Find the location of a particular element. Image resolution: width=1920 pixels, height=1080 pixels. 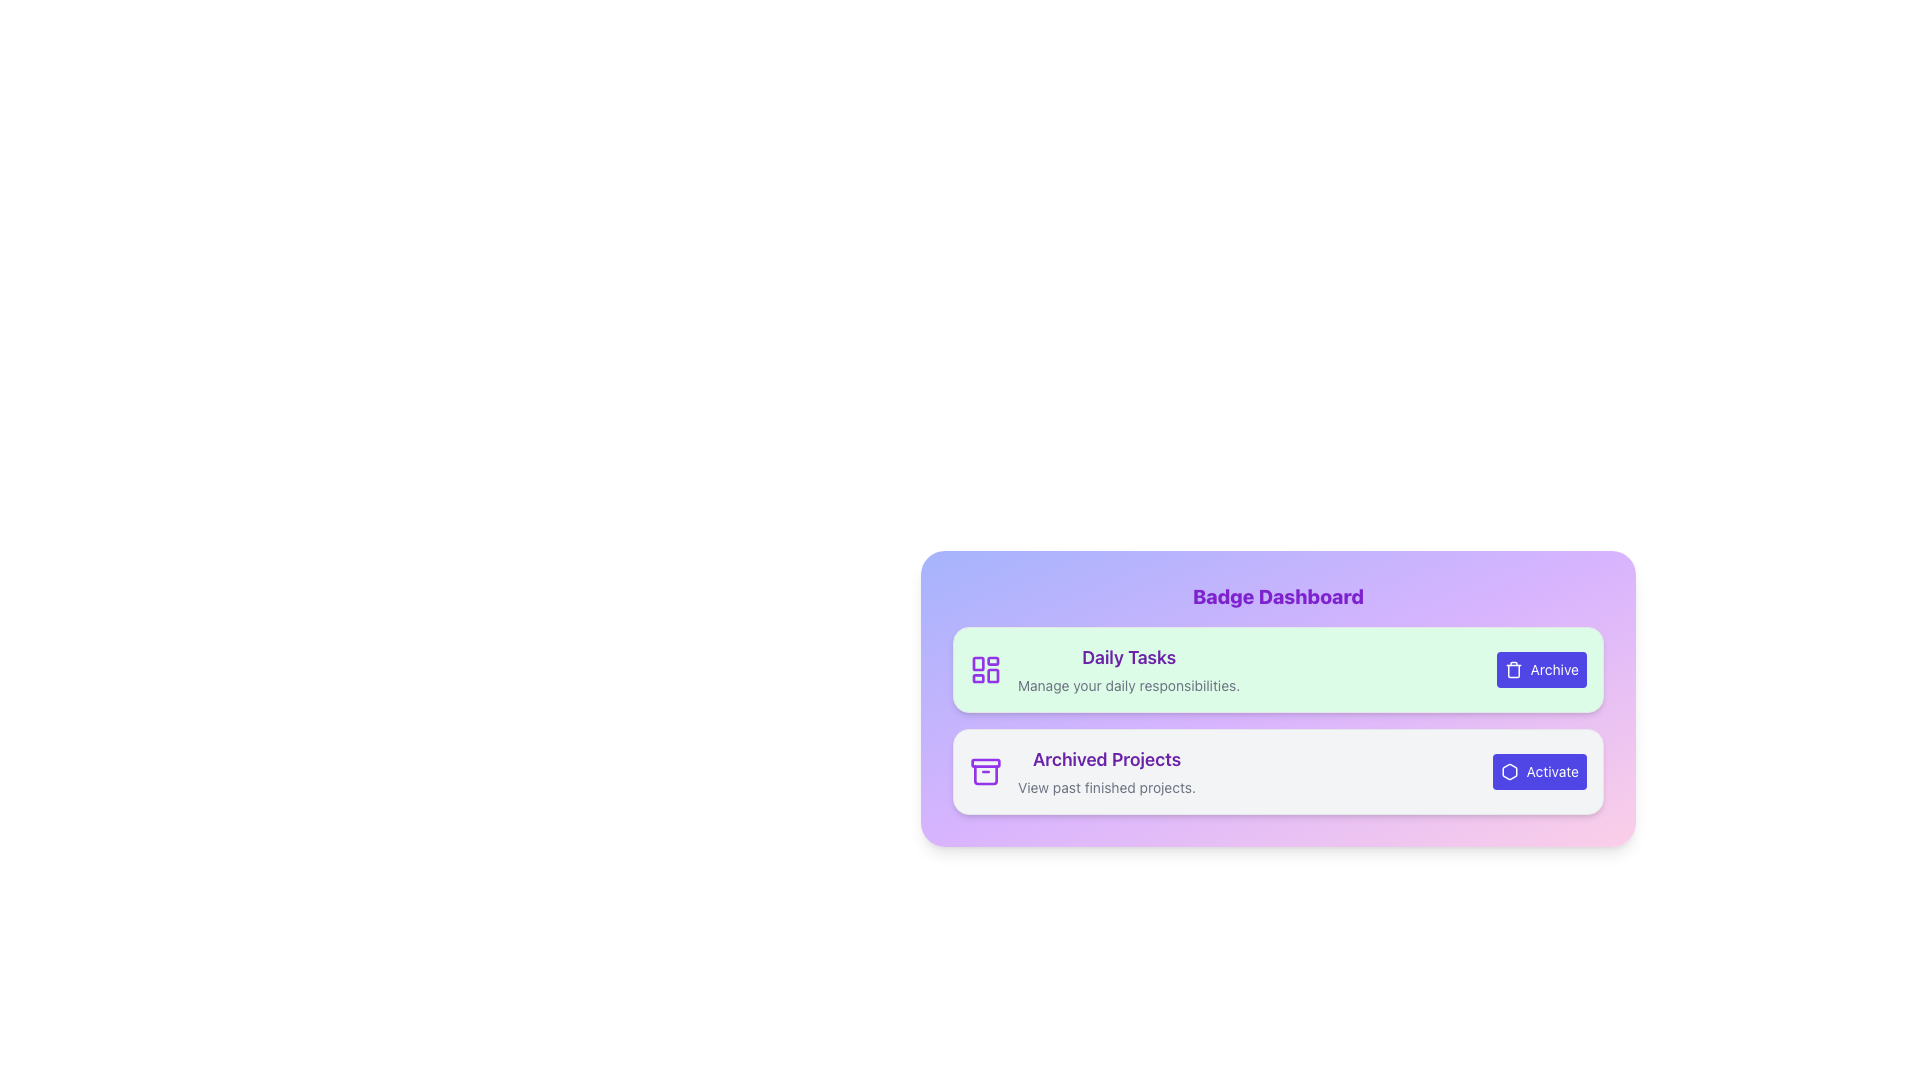

the text label displaying 'View past finished projects.' located in the bottom-right section of the card under the 'Badge Dashboard' header is located at coordinates (1106, 786).